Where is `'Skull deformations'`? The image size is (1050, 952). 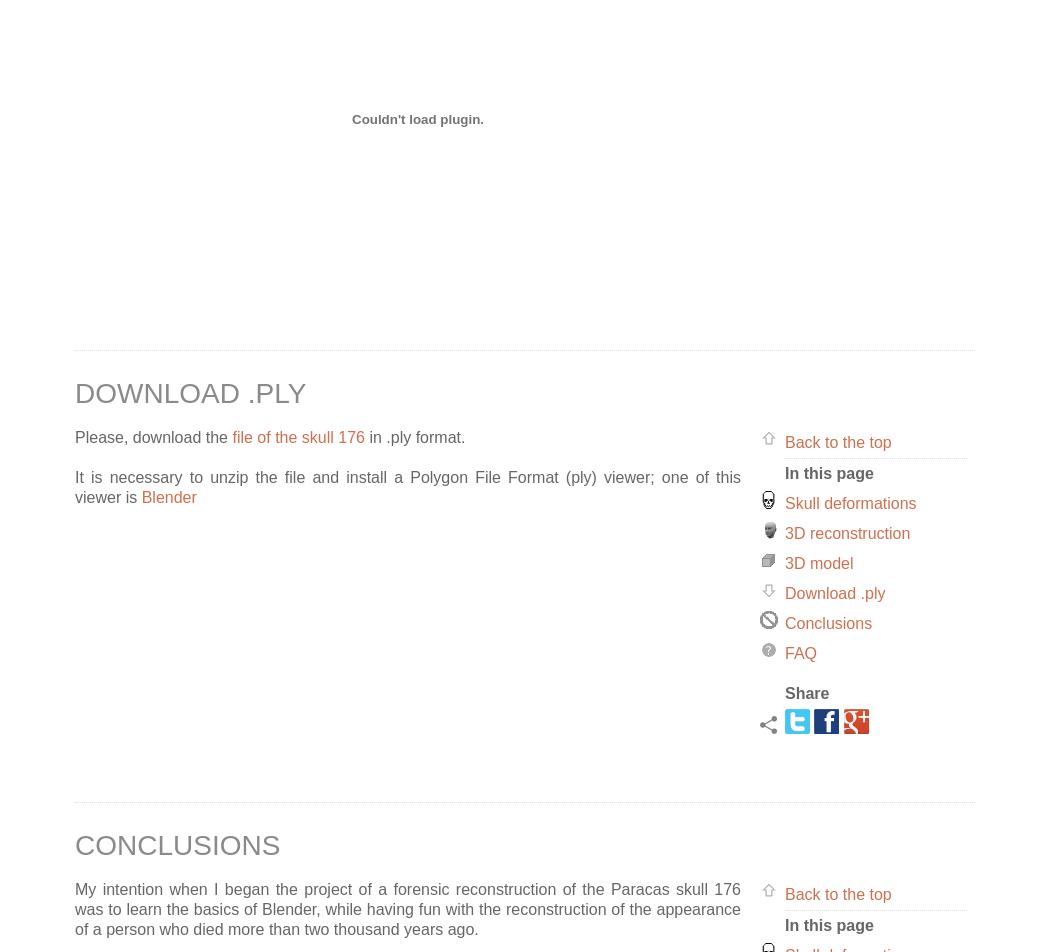
'Skull deformations' is located at coordinates (850, 502).